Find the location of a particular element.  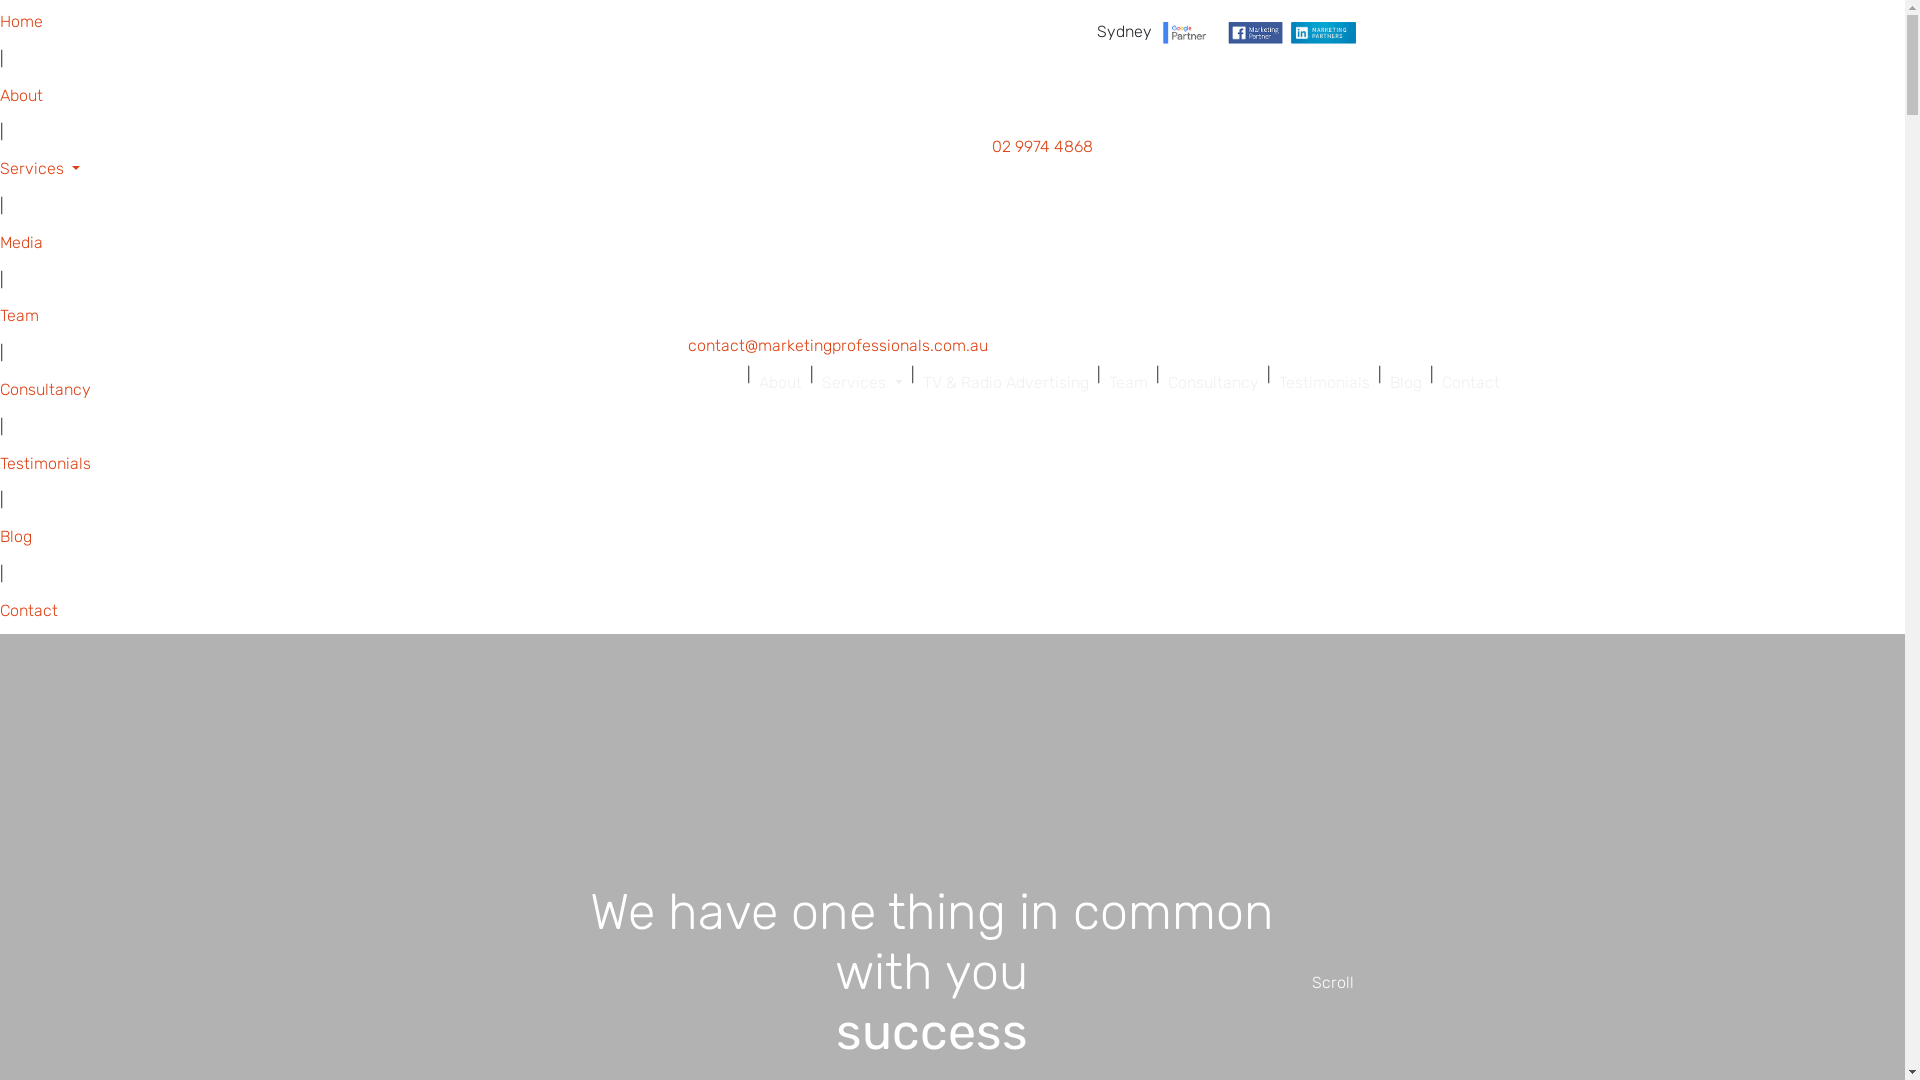

'Team' is located at coordinates (1127, 383).